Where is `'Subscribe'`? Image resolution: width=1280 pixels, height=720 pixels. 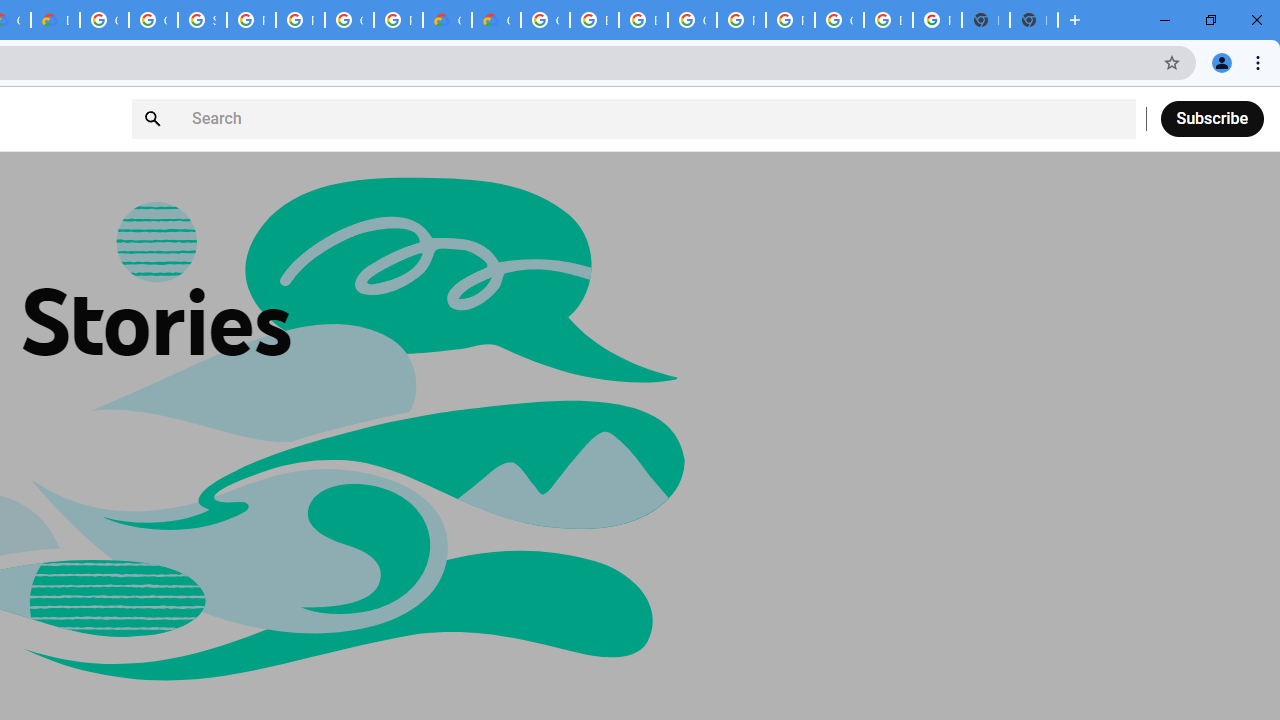 'Subscribe' is located at coordinates (1211, 118).